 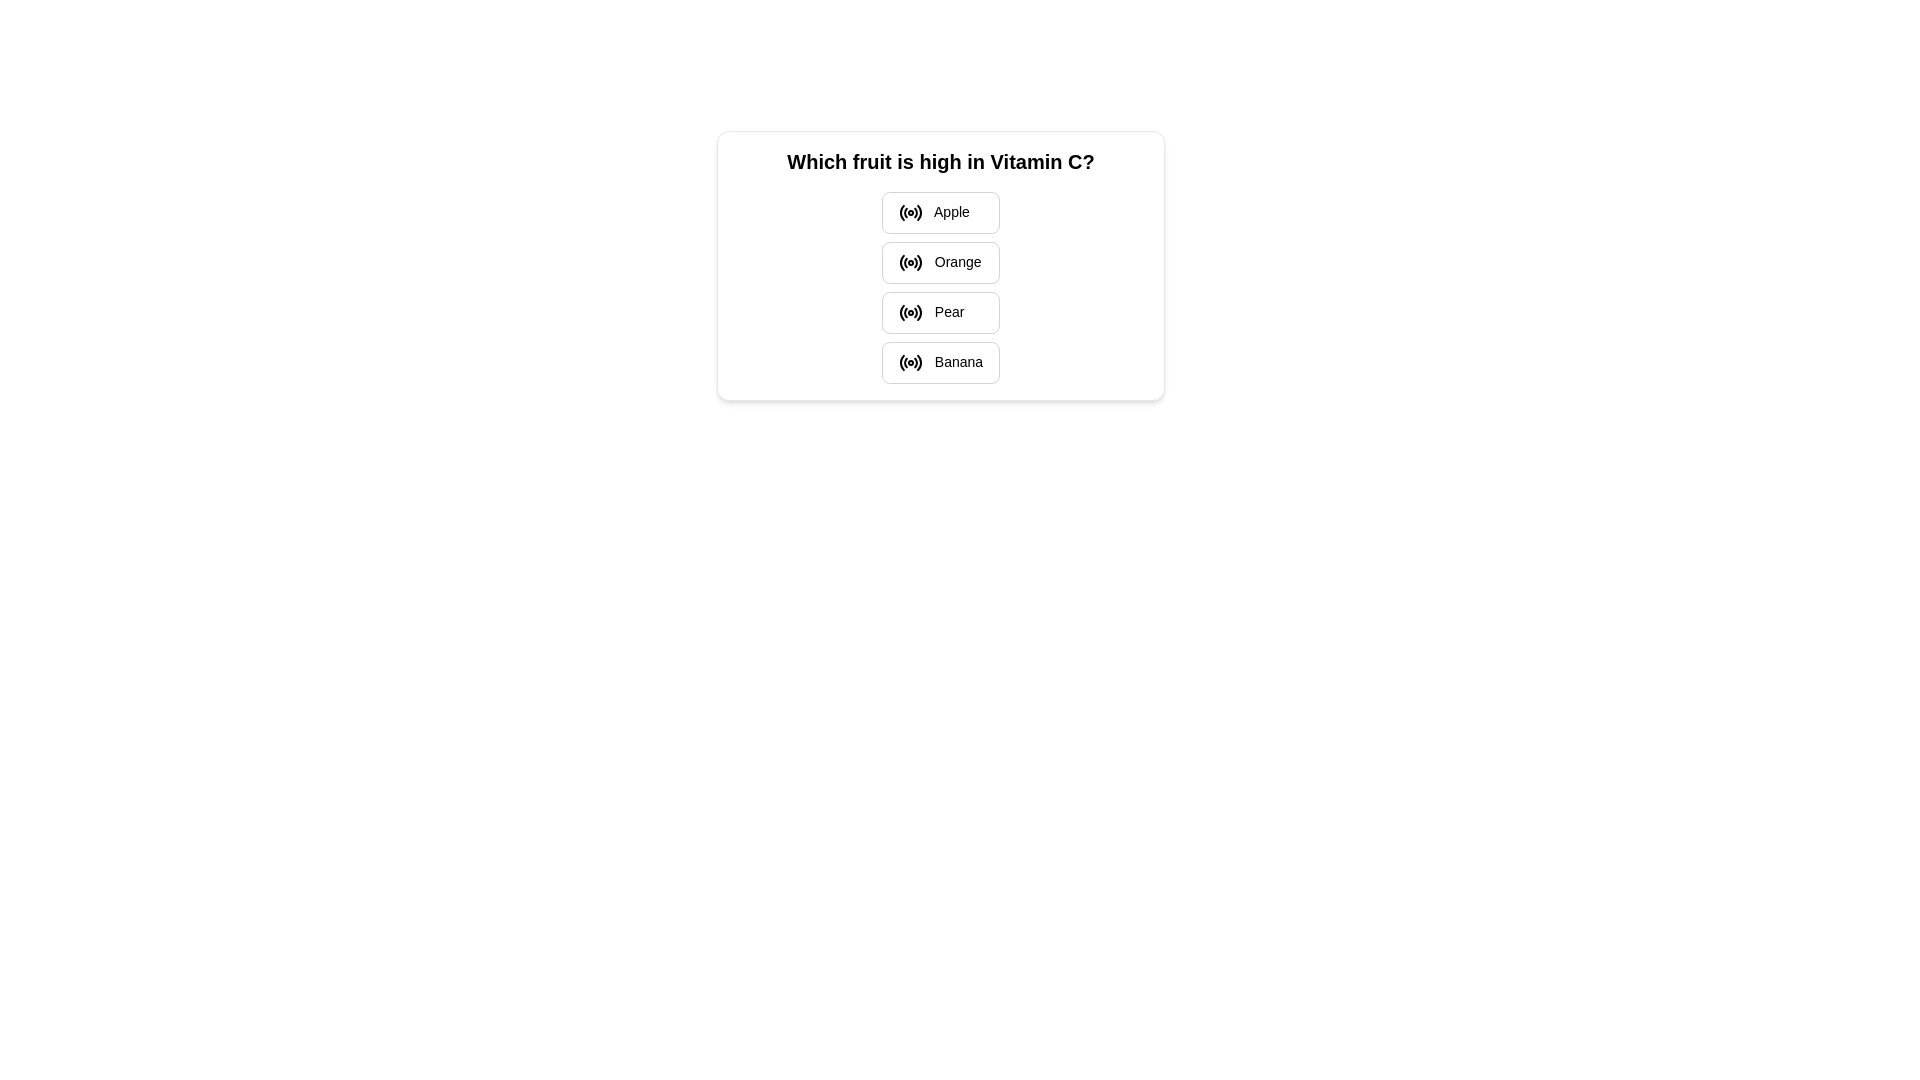 What do you see at coordinates (909, 261) in the screenshot?
I see `the circular icon representing the 'Orange' option in the multiple-choice question interface, which is located to the left of the text label 'Orange'` at bounding box center [909, 261].